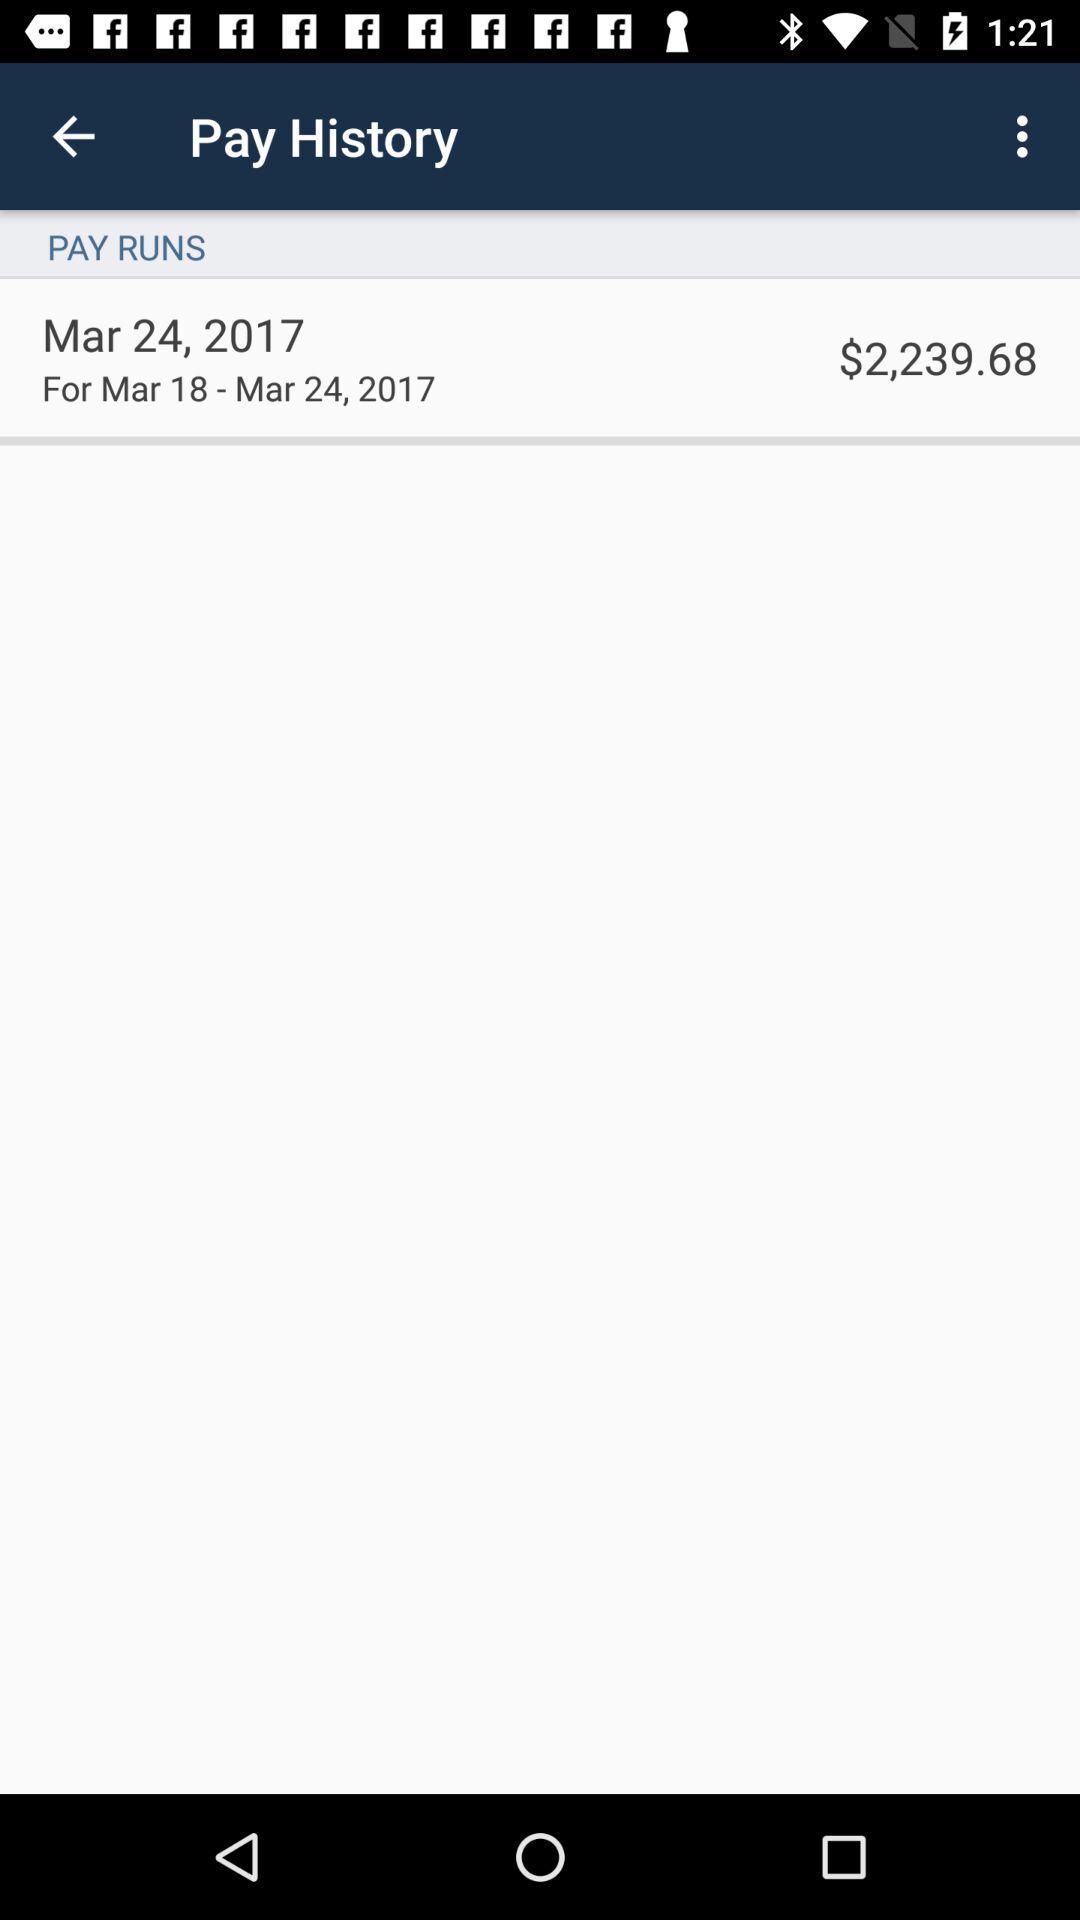 The width and height of the screenshot is (1080, 1920). Describe the element at coordinates (237, 387) in the screenshot. I see `item below the mar 24, 2017 item` at that location.